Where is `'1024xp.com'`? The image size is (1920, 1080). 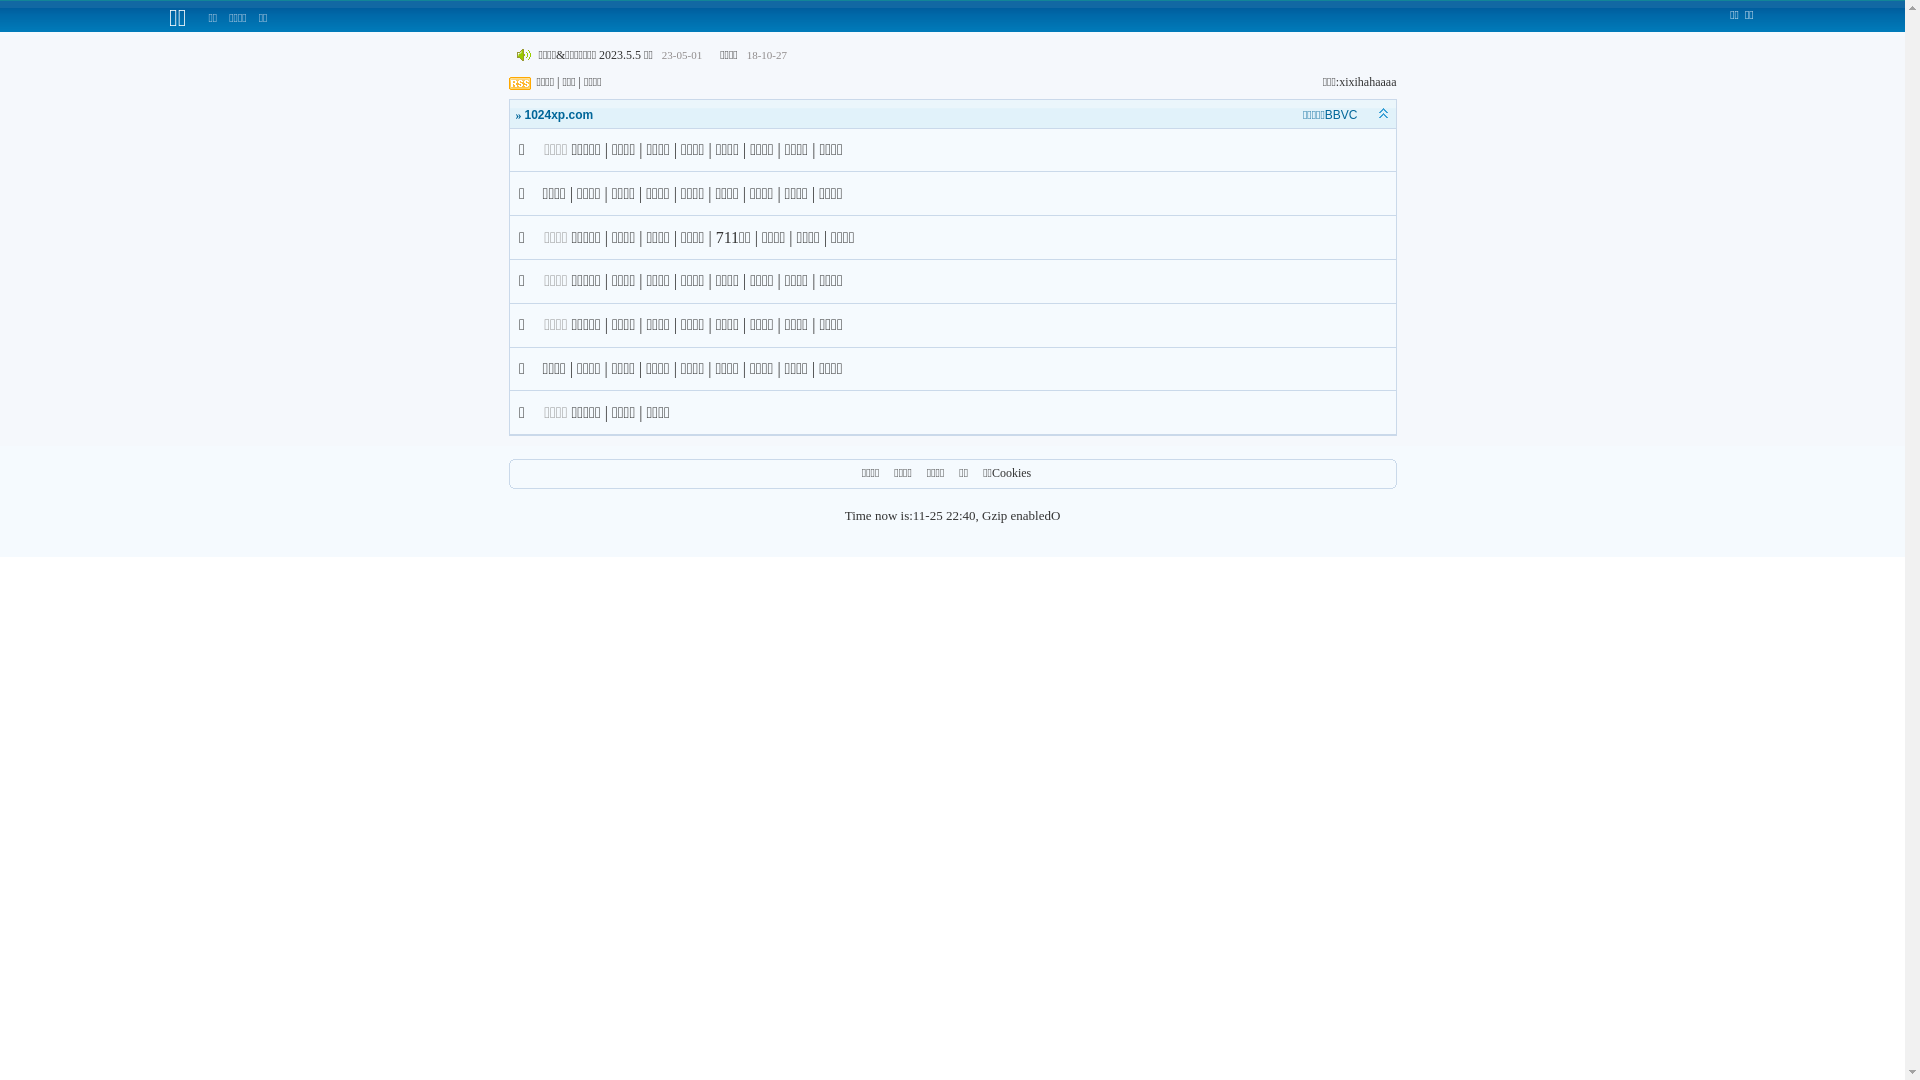
'1024xp.com' is located at coordinates (523, 115).